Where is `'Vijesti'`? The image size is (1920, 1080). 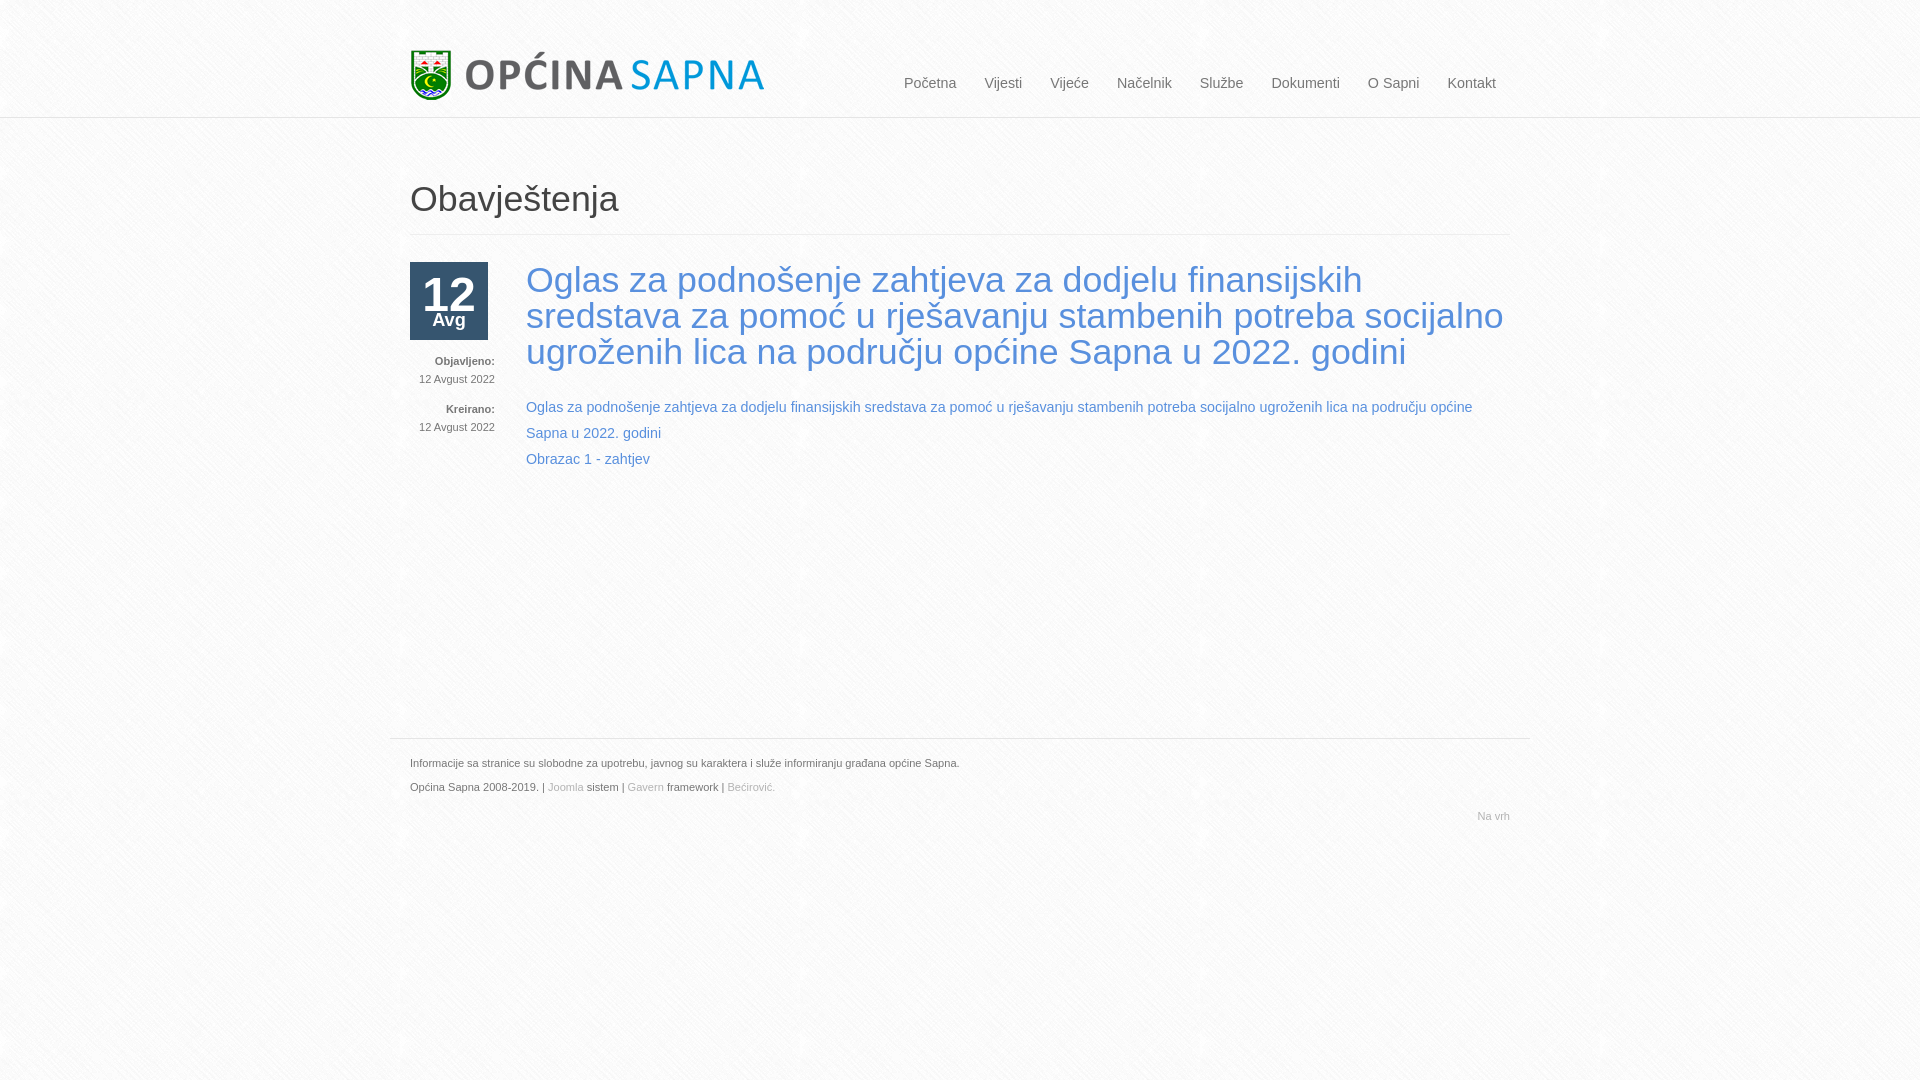
'Vijesti' is located at coordinates (1003, 82).